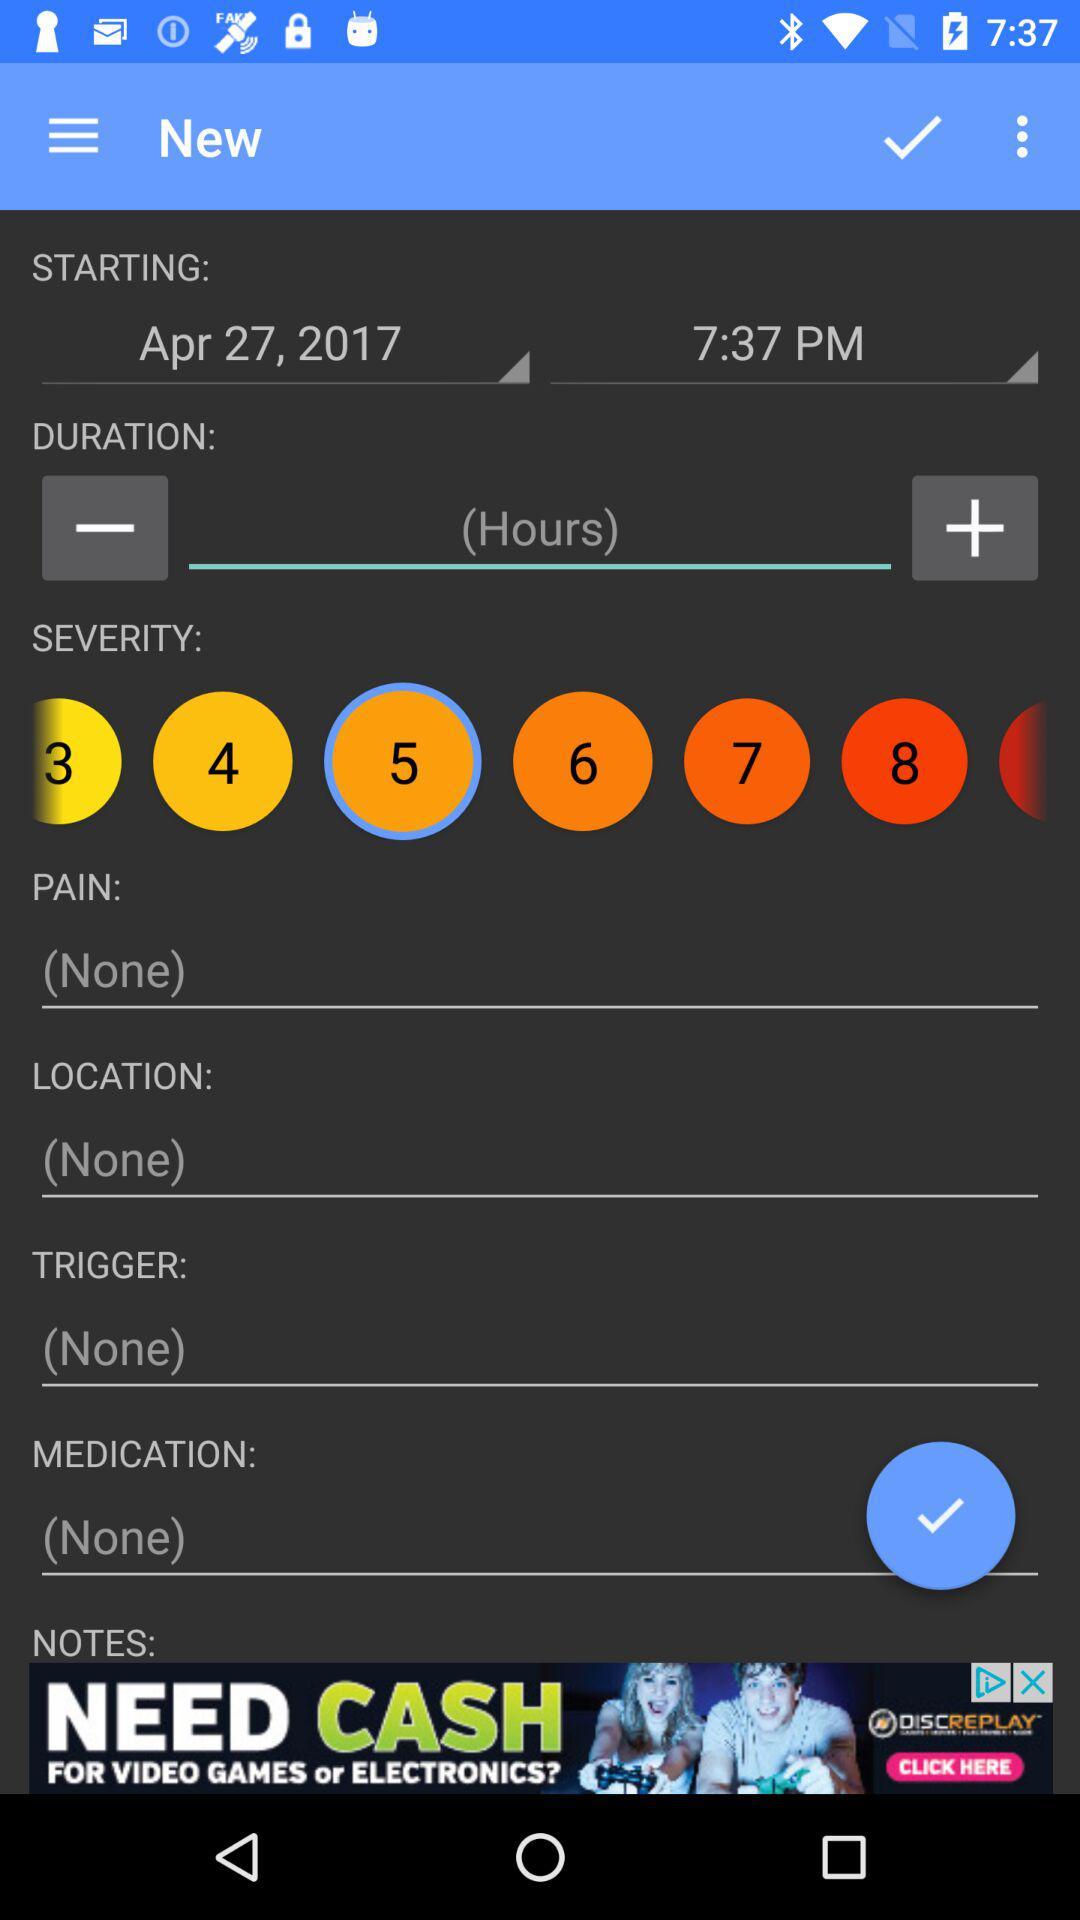 The image size is (1080, 1920). I want to click on less duration option, so click(104, 528).